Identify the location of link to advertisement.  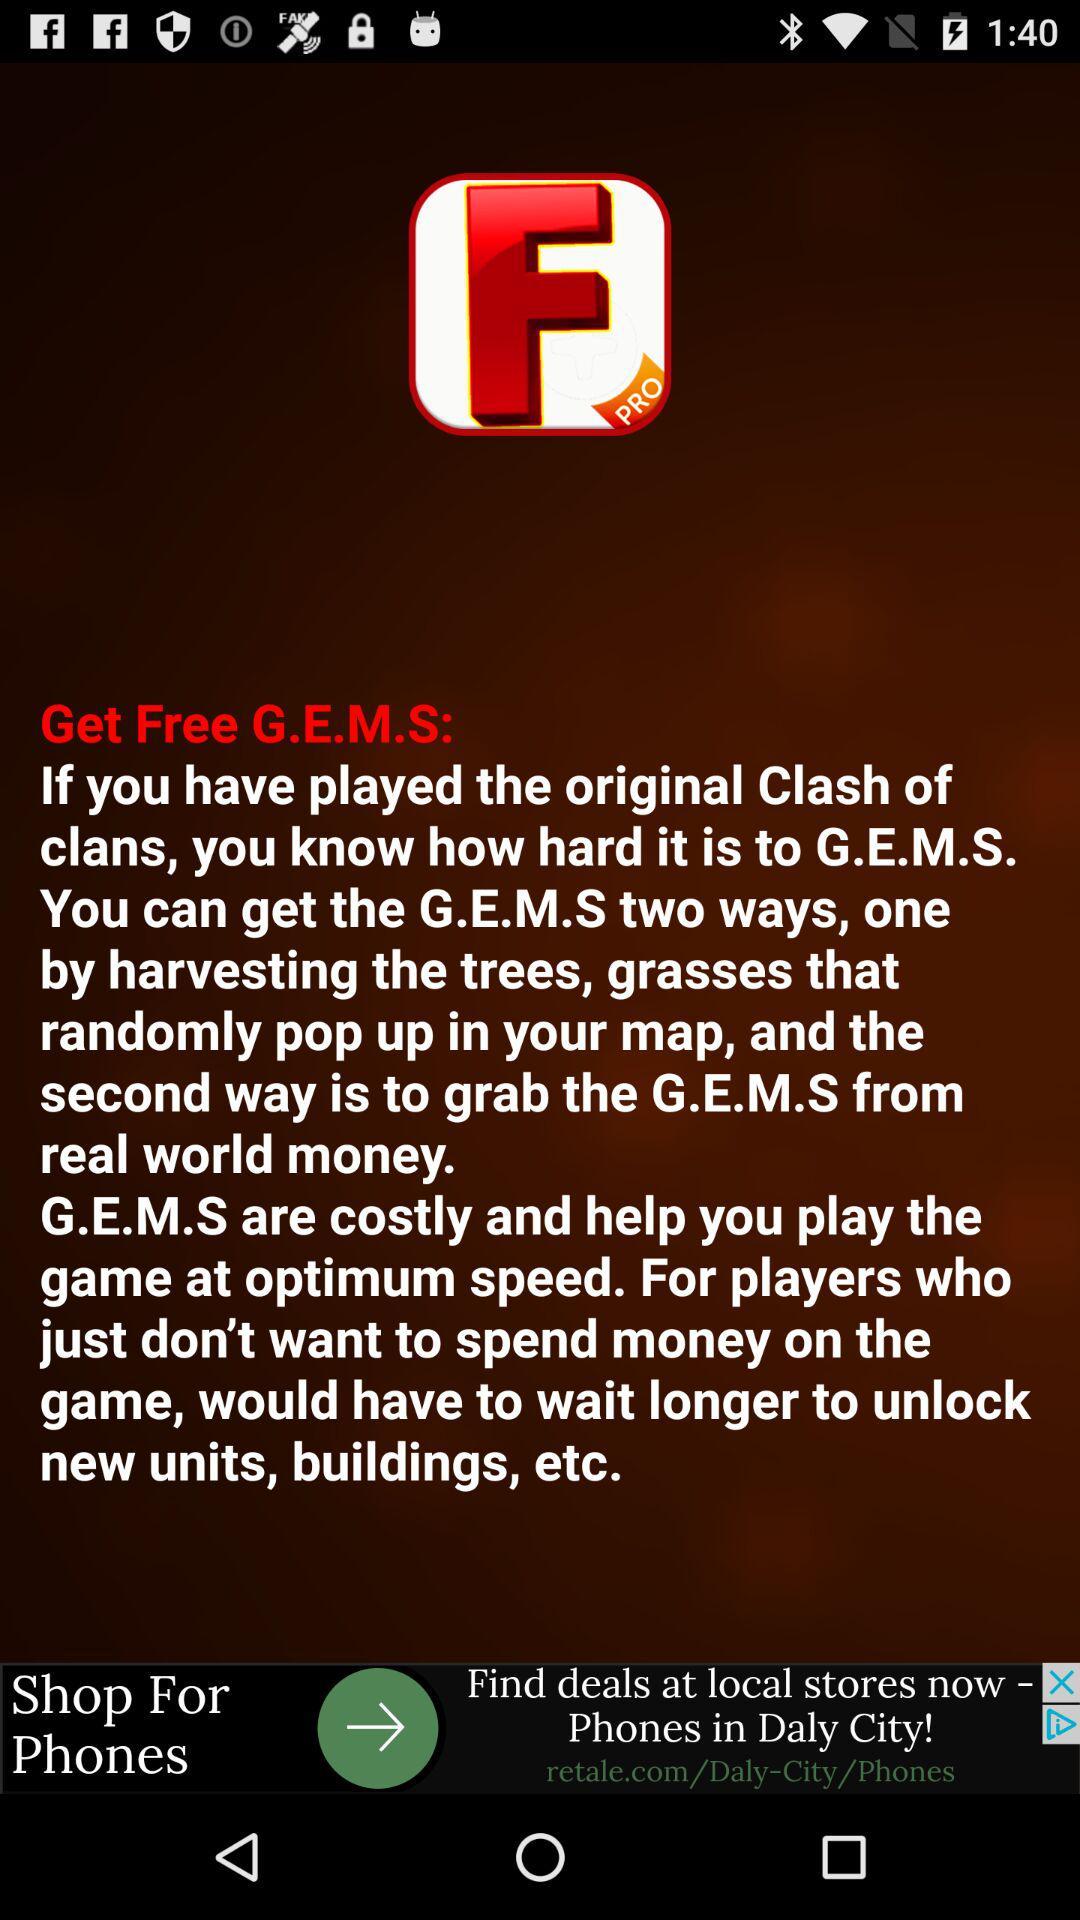
(540, 1727).